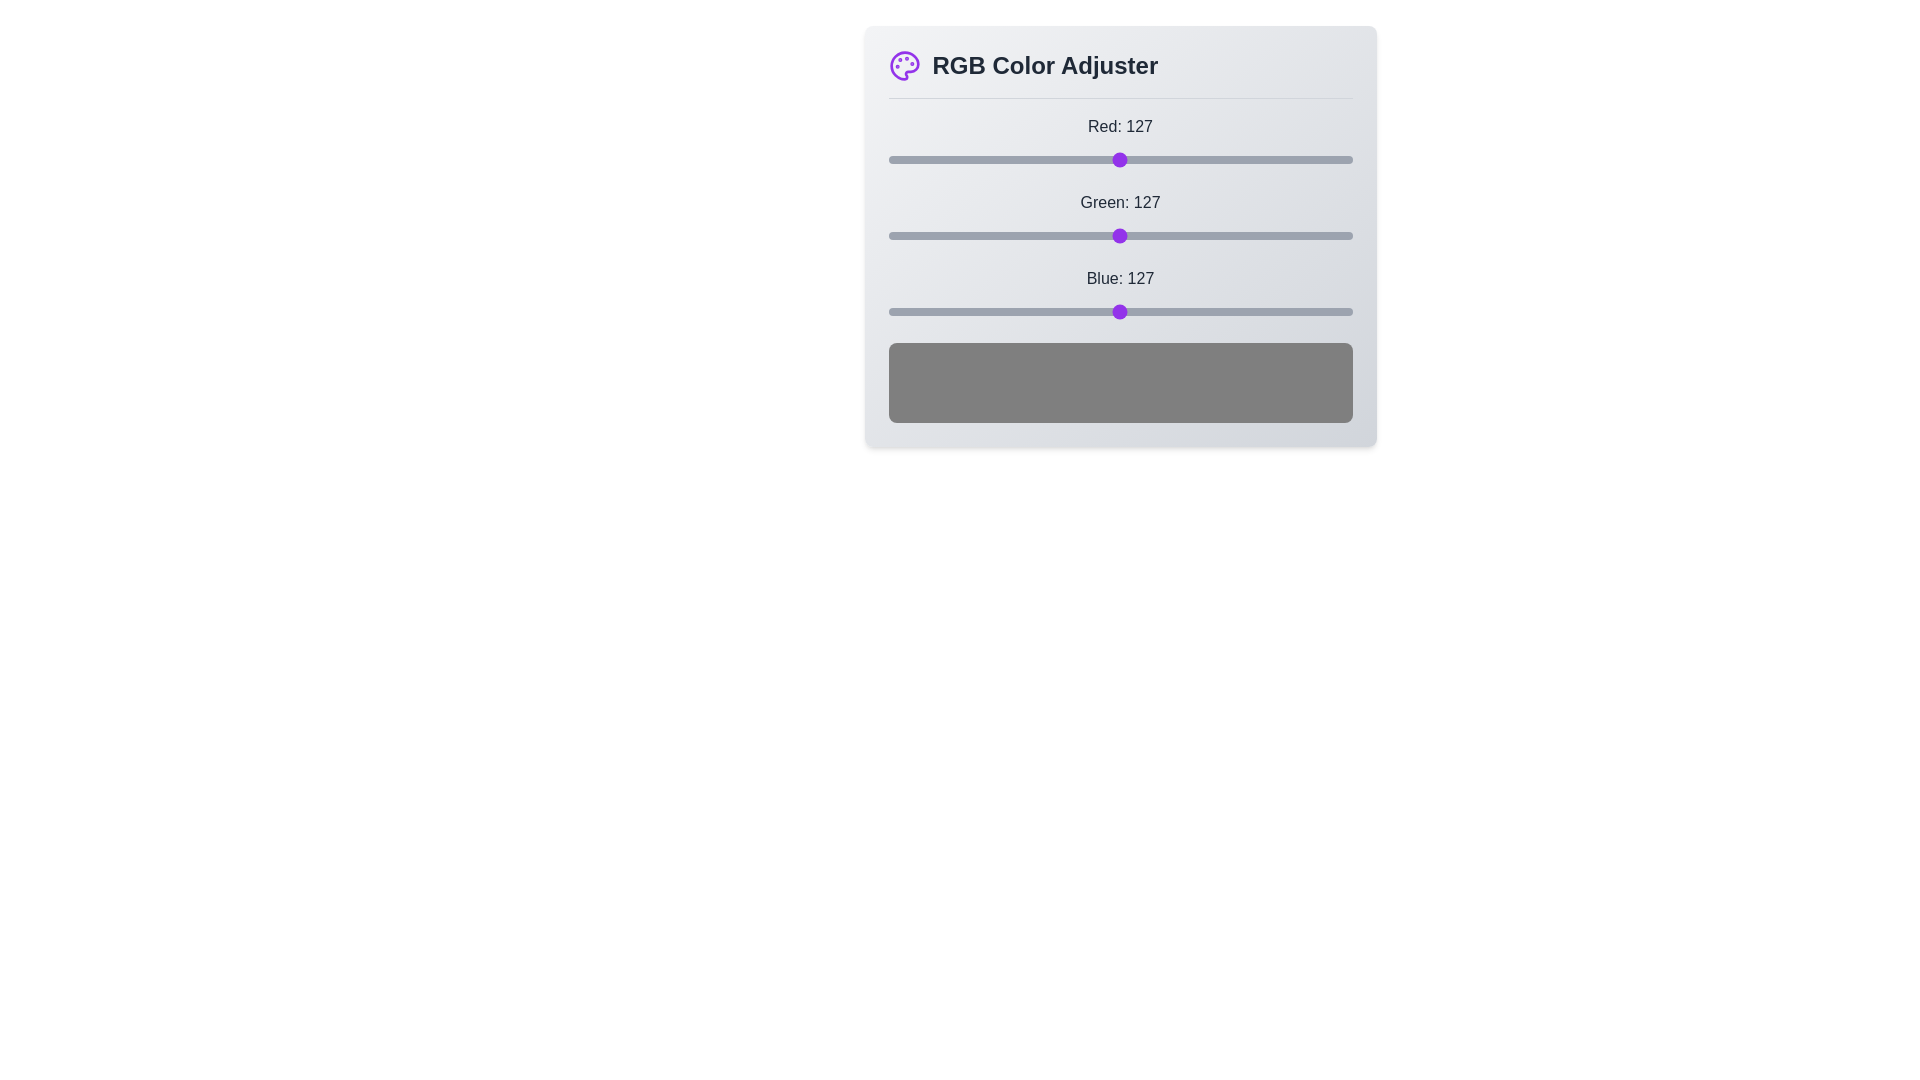  Describe the element at coordinates (1121, 312) in the screenshot. I see `the blue slider to 128 by dragging the slider` at that location.